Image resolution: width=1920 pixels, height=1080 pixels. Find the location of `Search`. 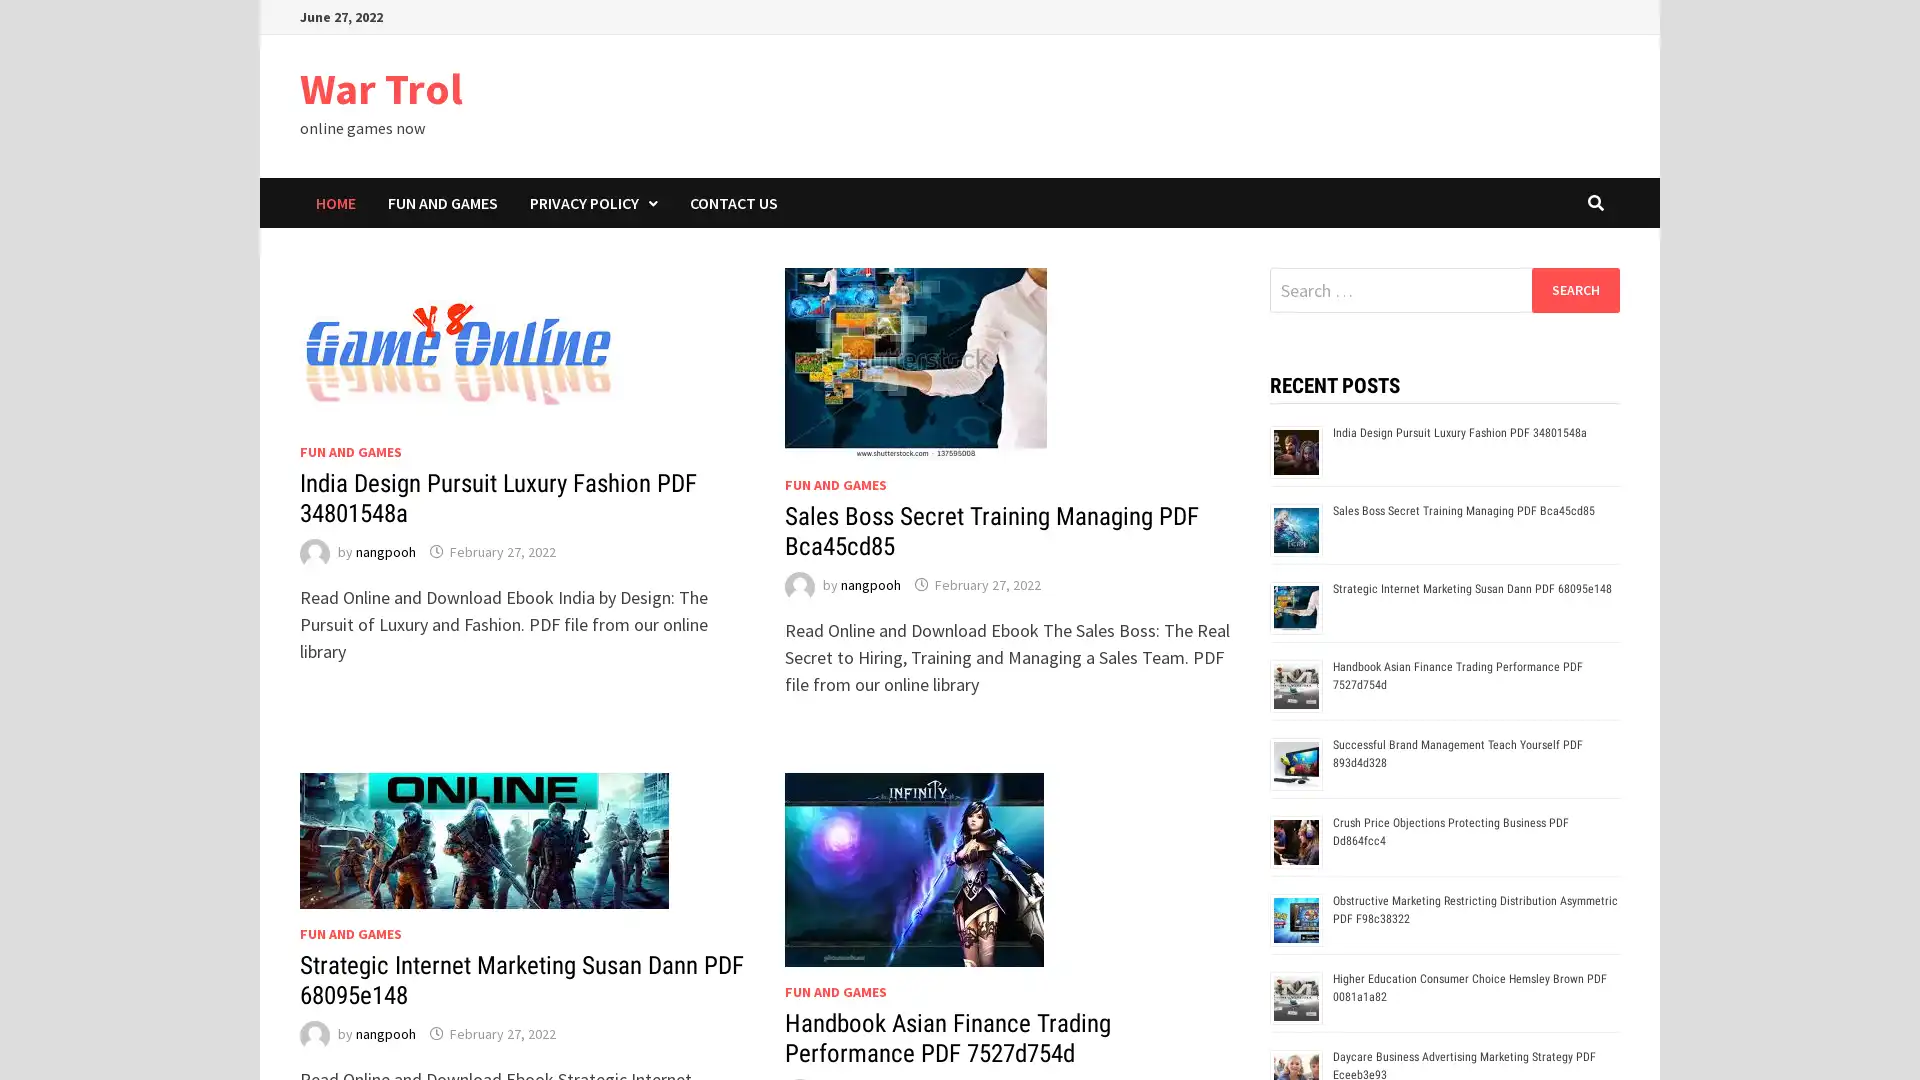

Search is located at coordinates (1574, 289).